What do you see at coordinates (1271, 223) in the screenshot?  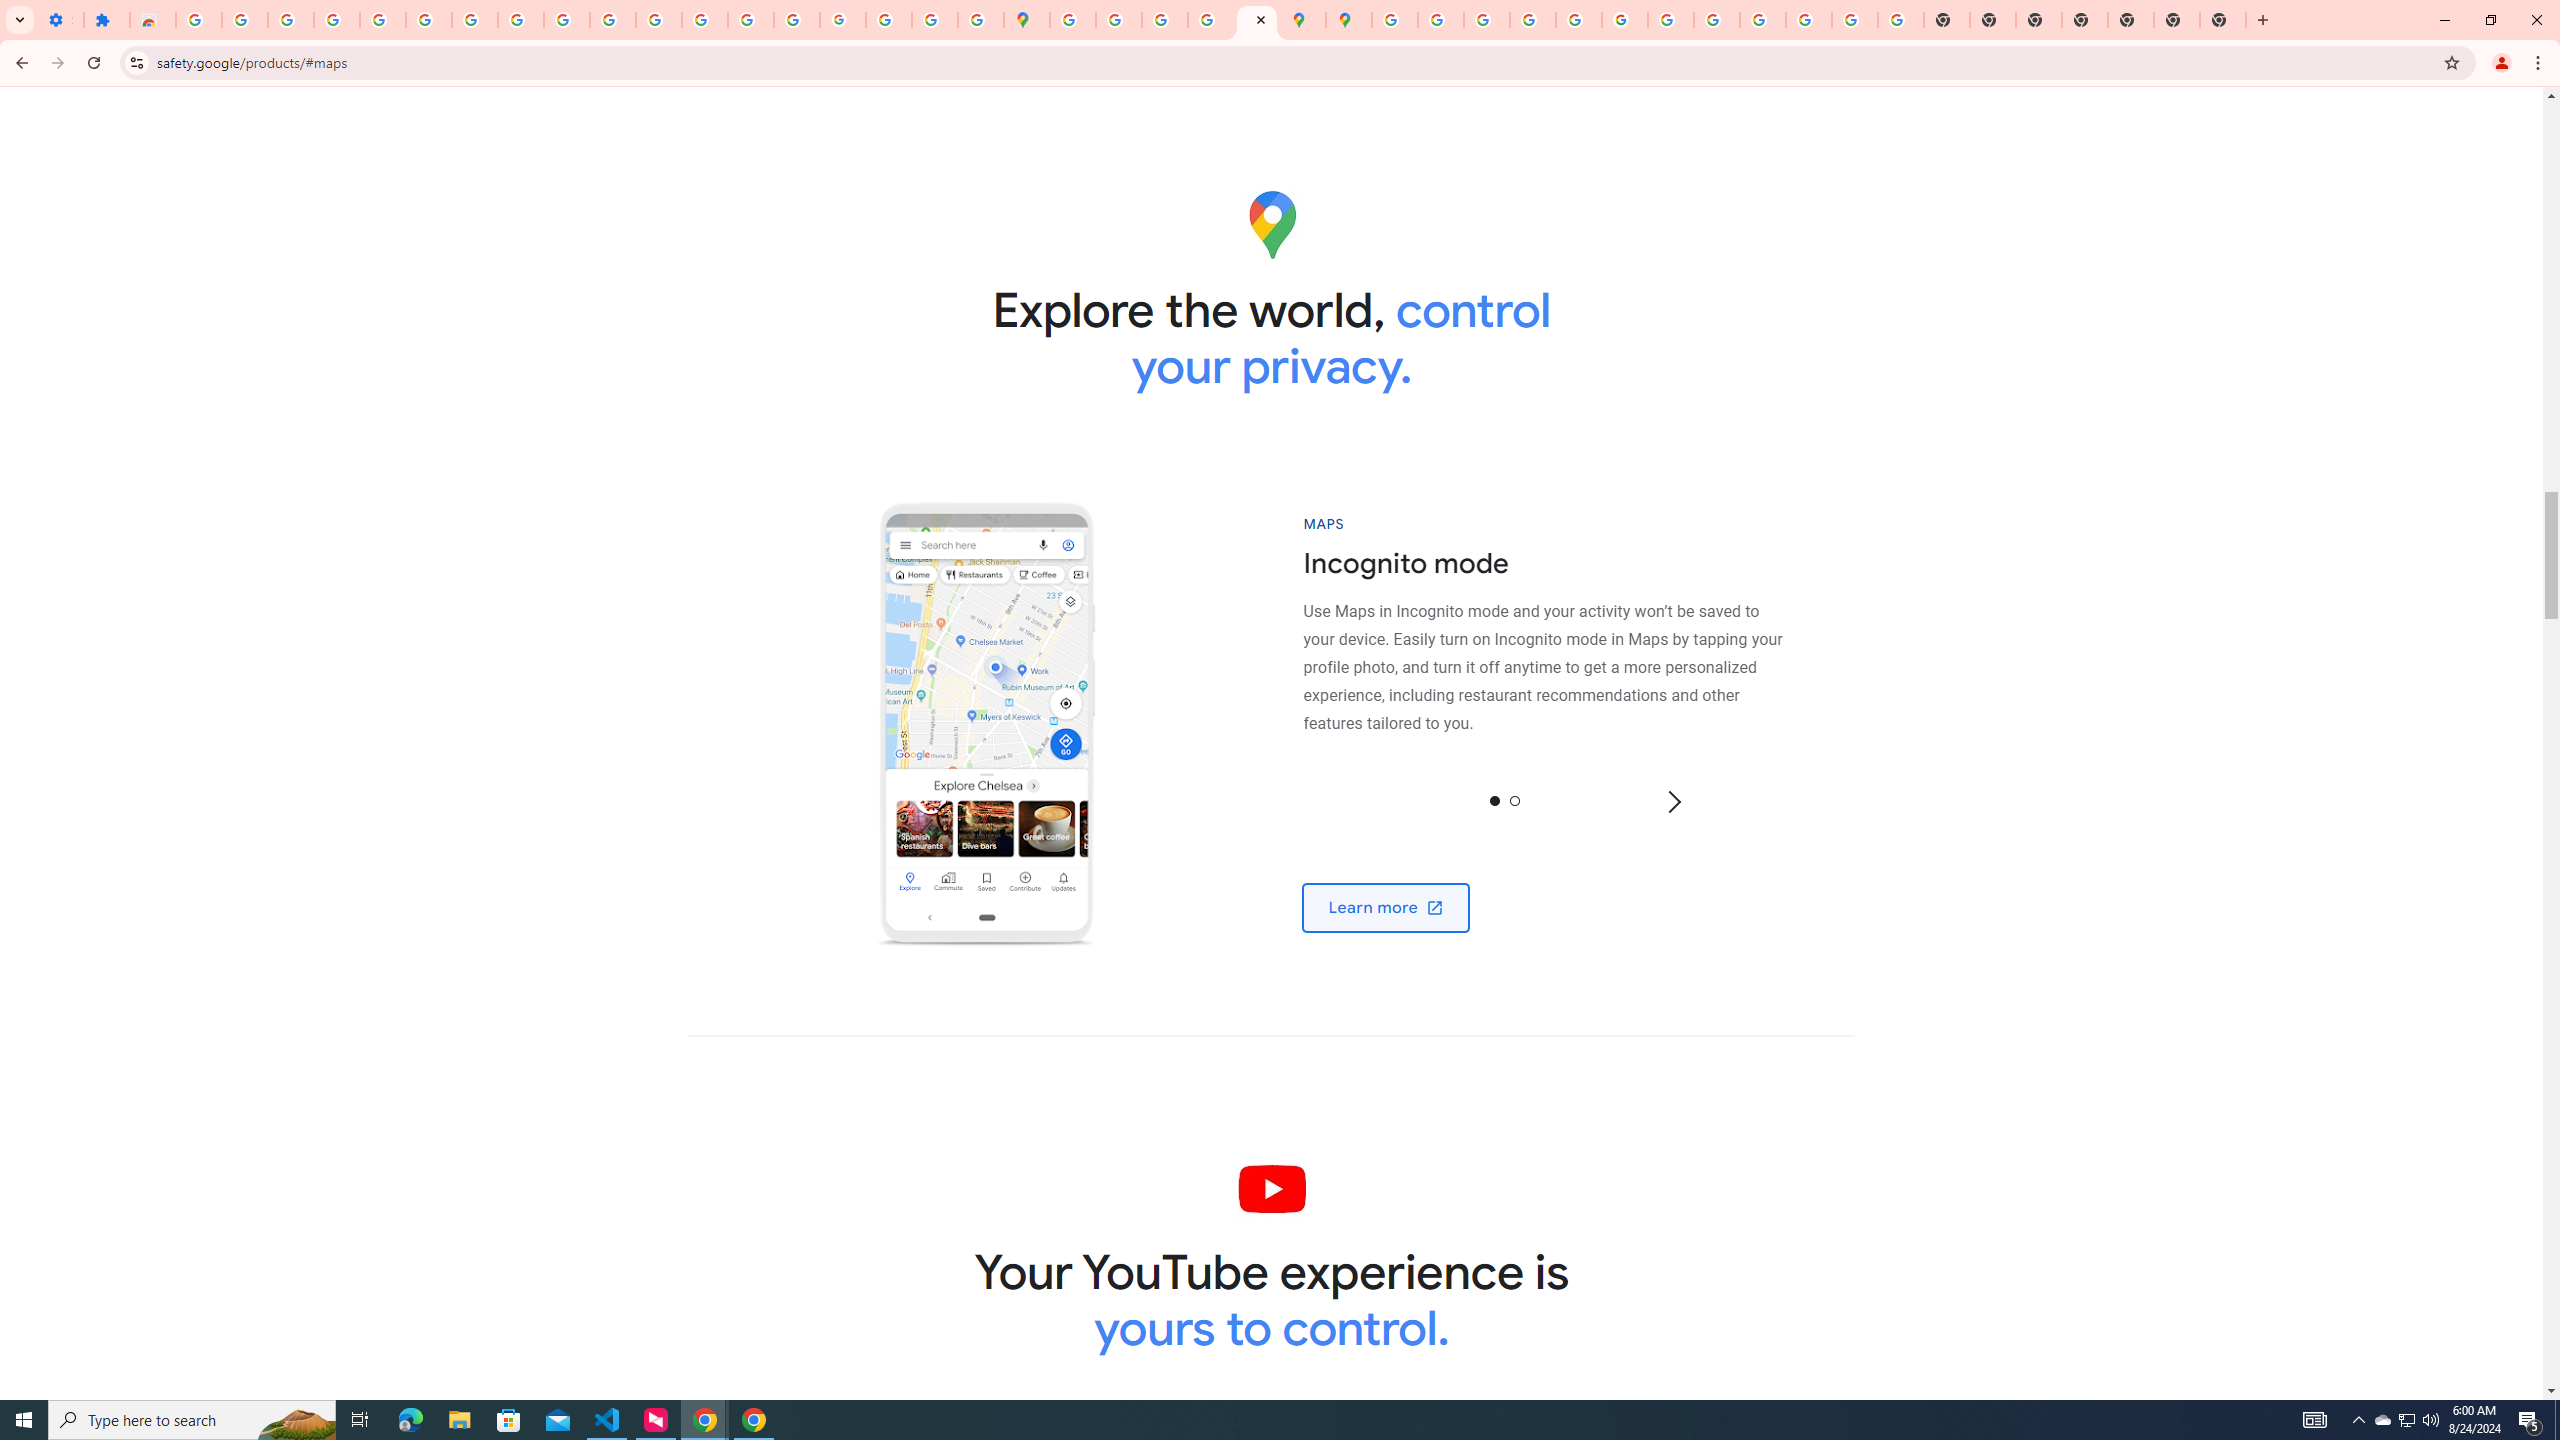 I see `'The Google Maps logo'` at bounding box center [1271, 223].